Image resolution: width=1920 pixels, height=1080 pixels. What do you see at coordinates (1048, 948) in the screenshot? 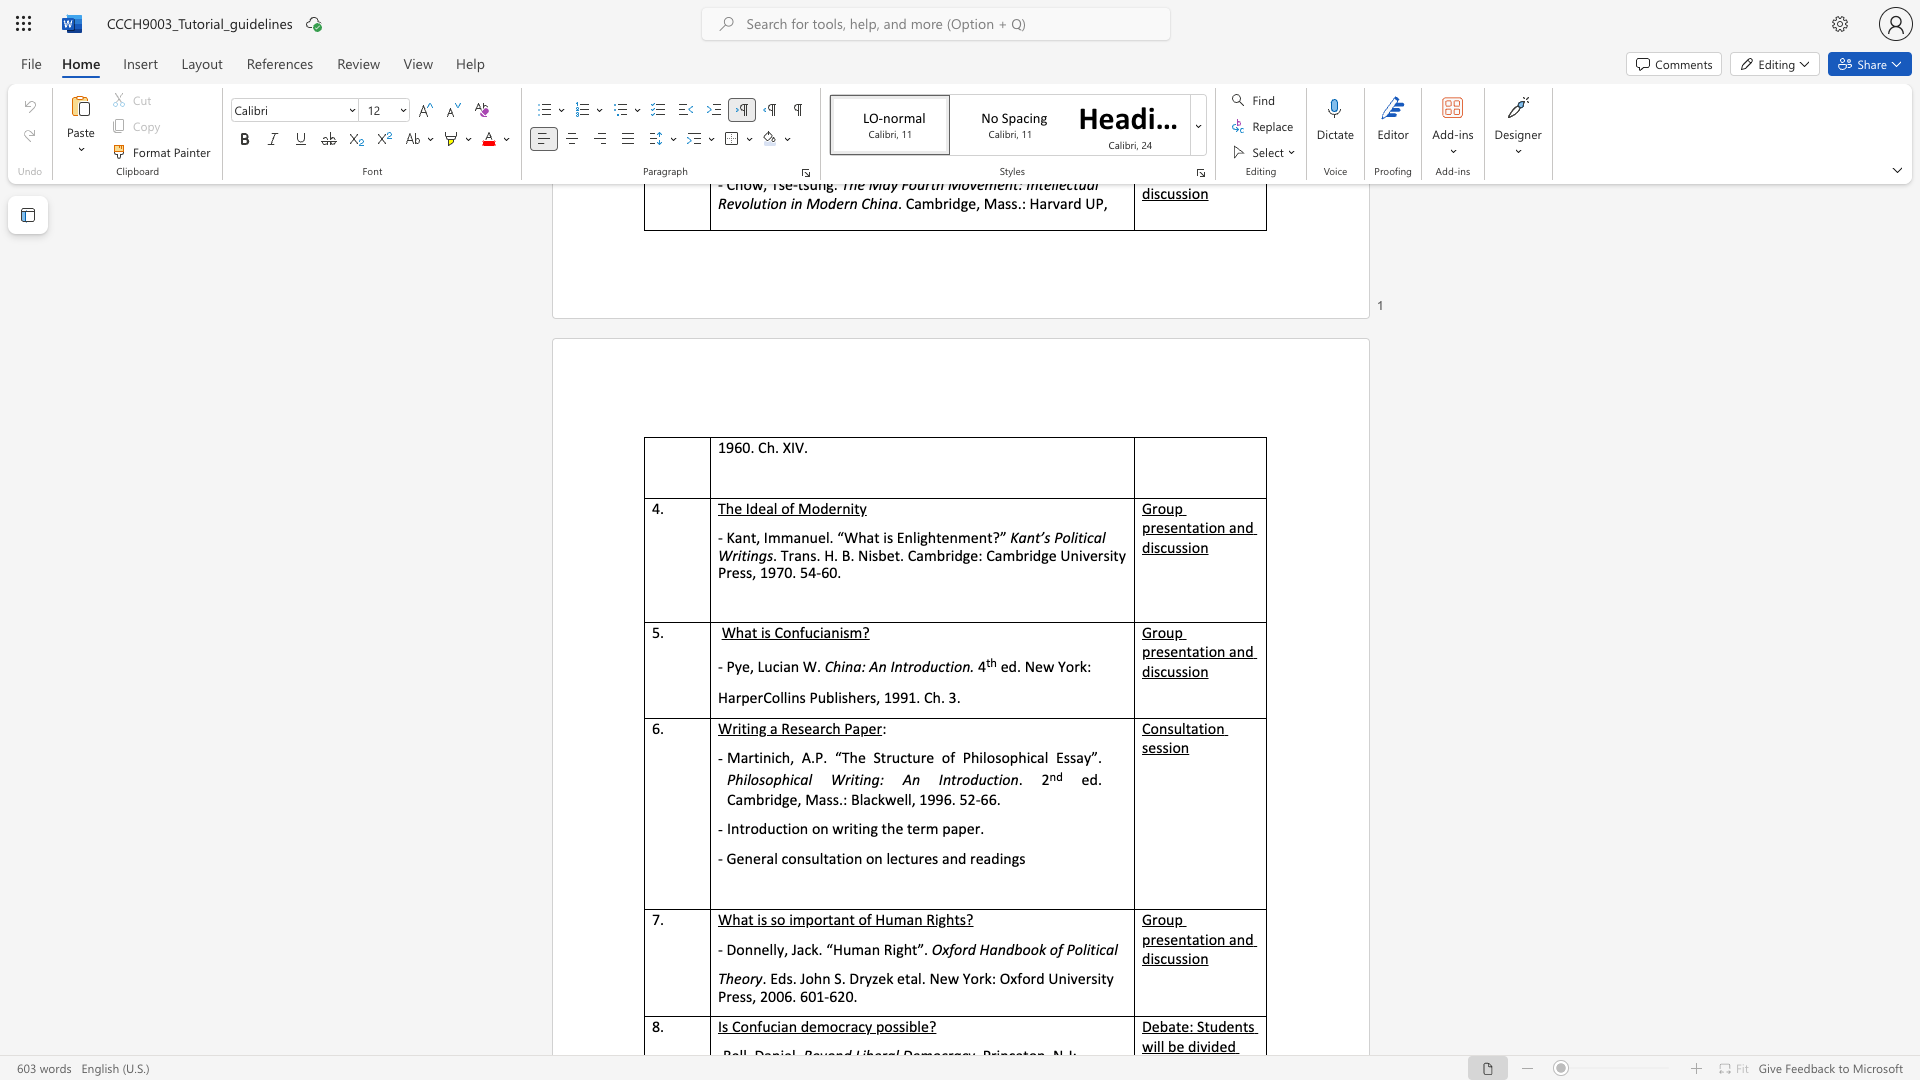
I see `the subset text "of Politic" within the text "Oxford Handbook of Political"` at bounding box center [1048, 948].